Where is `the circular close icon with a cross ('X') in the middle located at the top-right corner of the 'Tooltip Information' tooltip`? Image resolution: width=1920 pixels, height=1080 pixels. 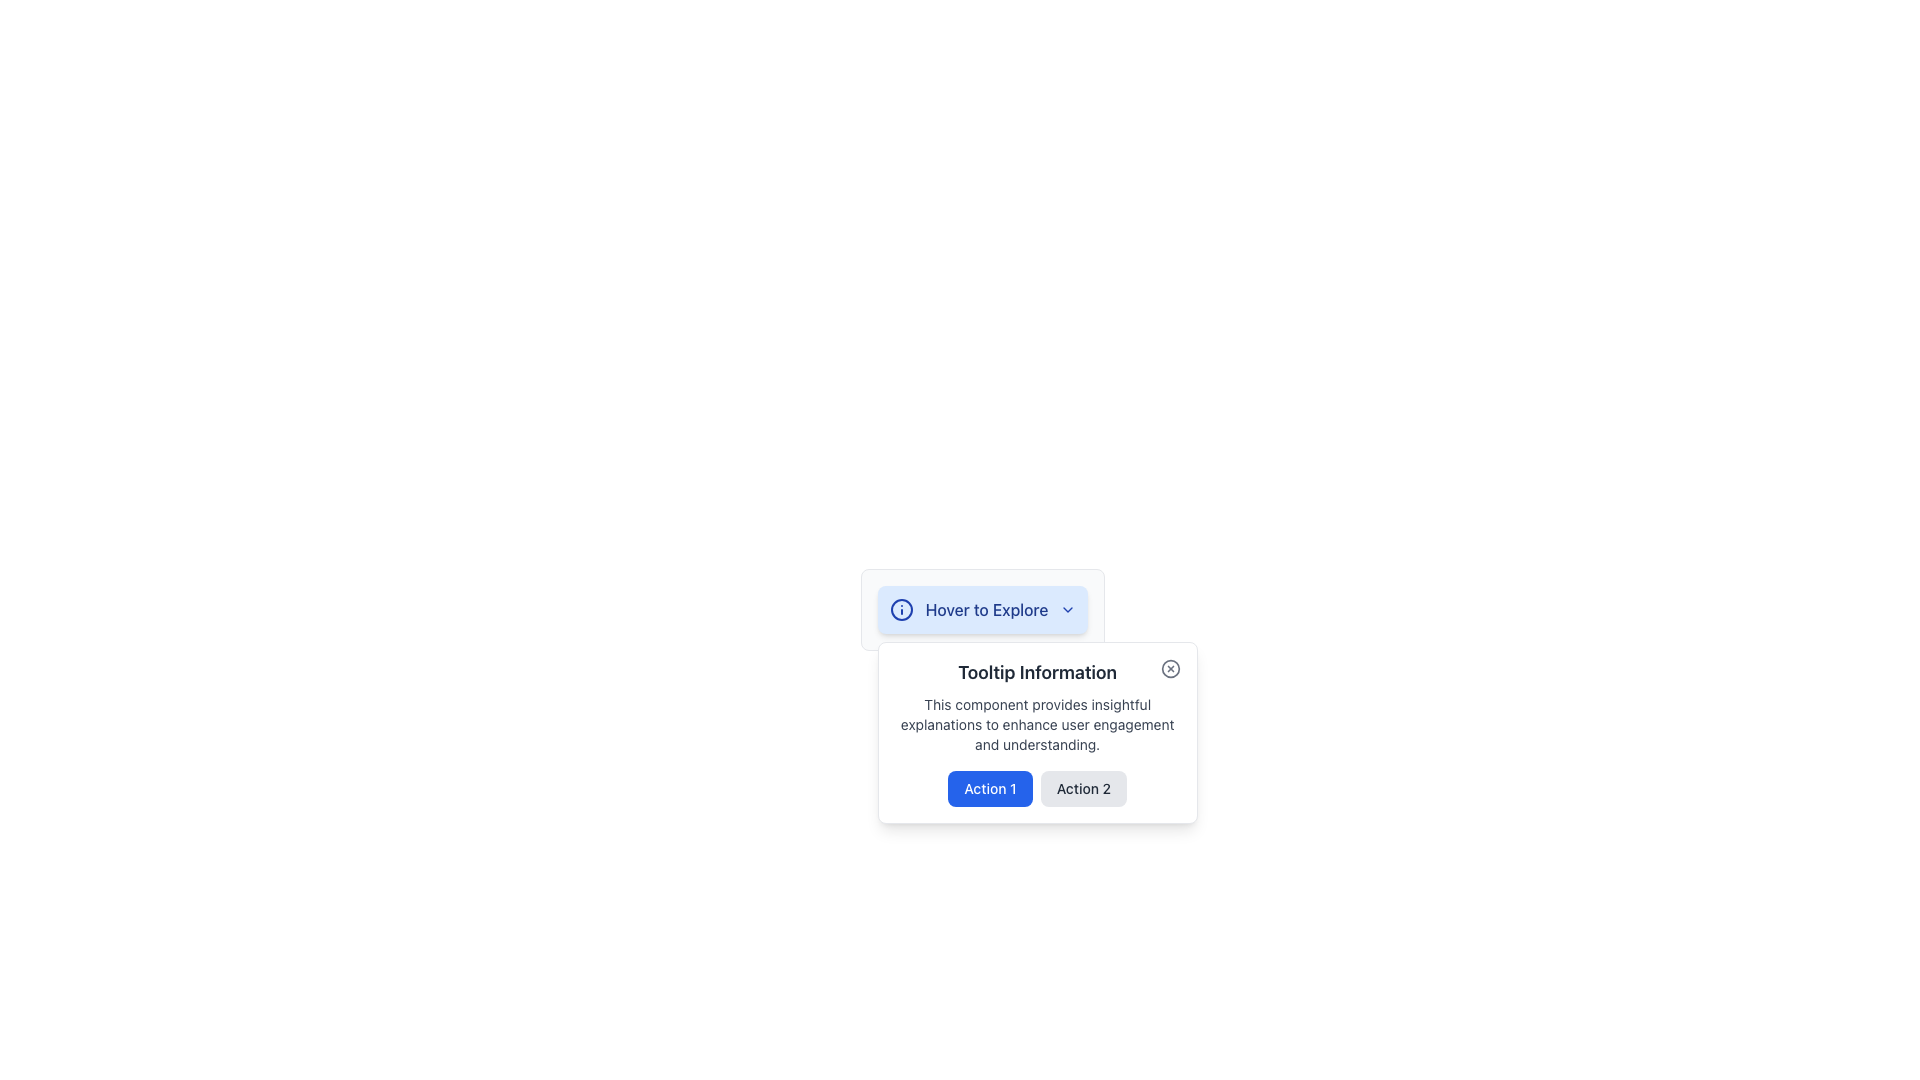 the circular close icon with a cross ('X') in the middle located at the top-right corner of the 'Tooltip Information' tooltip is located at coordinates (1170, 668).